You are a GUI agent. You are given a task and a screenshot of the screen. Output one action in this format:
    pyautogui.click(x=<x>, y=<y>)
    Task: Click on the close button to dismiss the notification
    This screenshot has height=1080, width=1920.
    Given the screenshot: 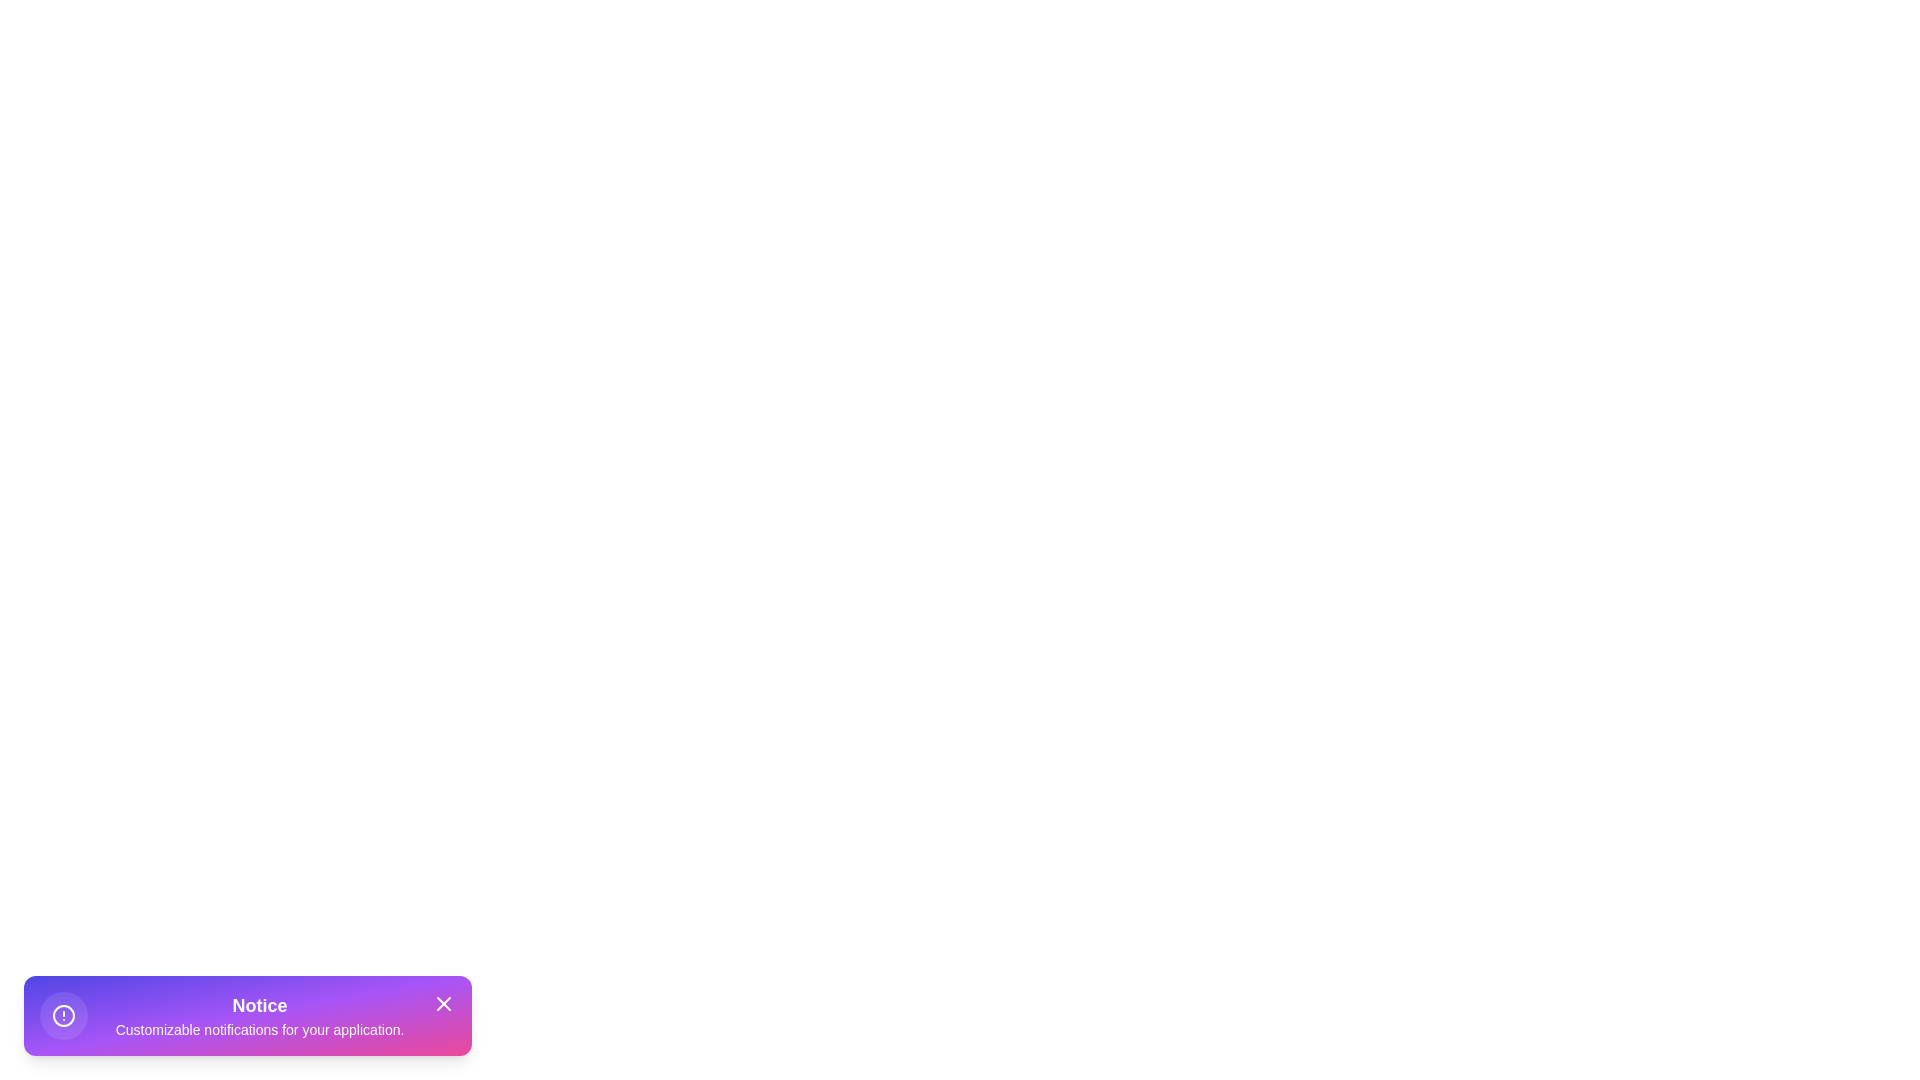 What is the action you would take?
    pyautogui.click(x=443, y=1003)
    